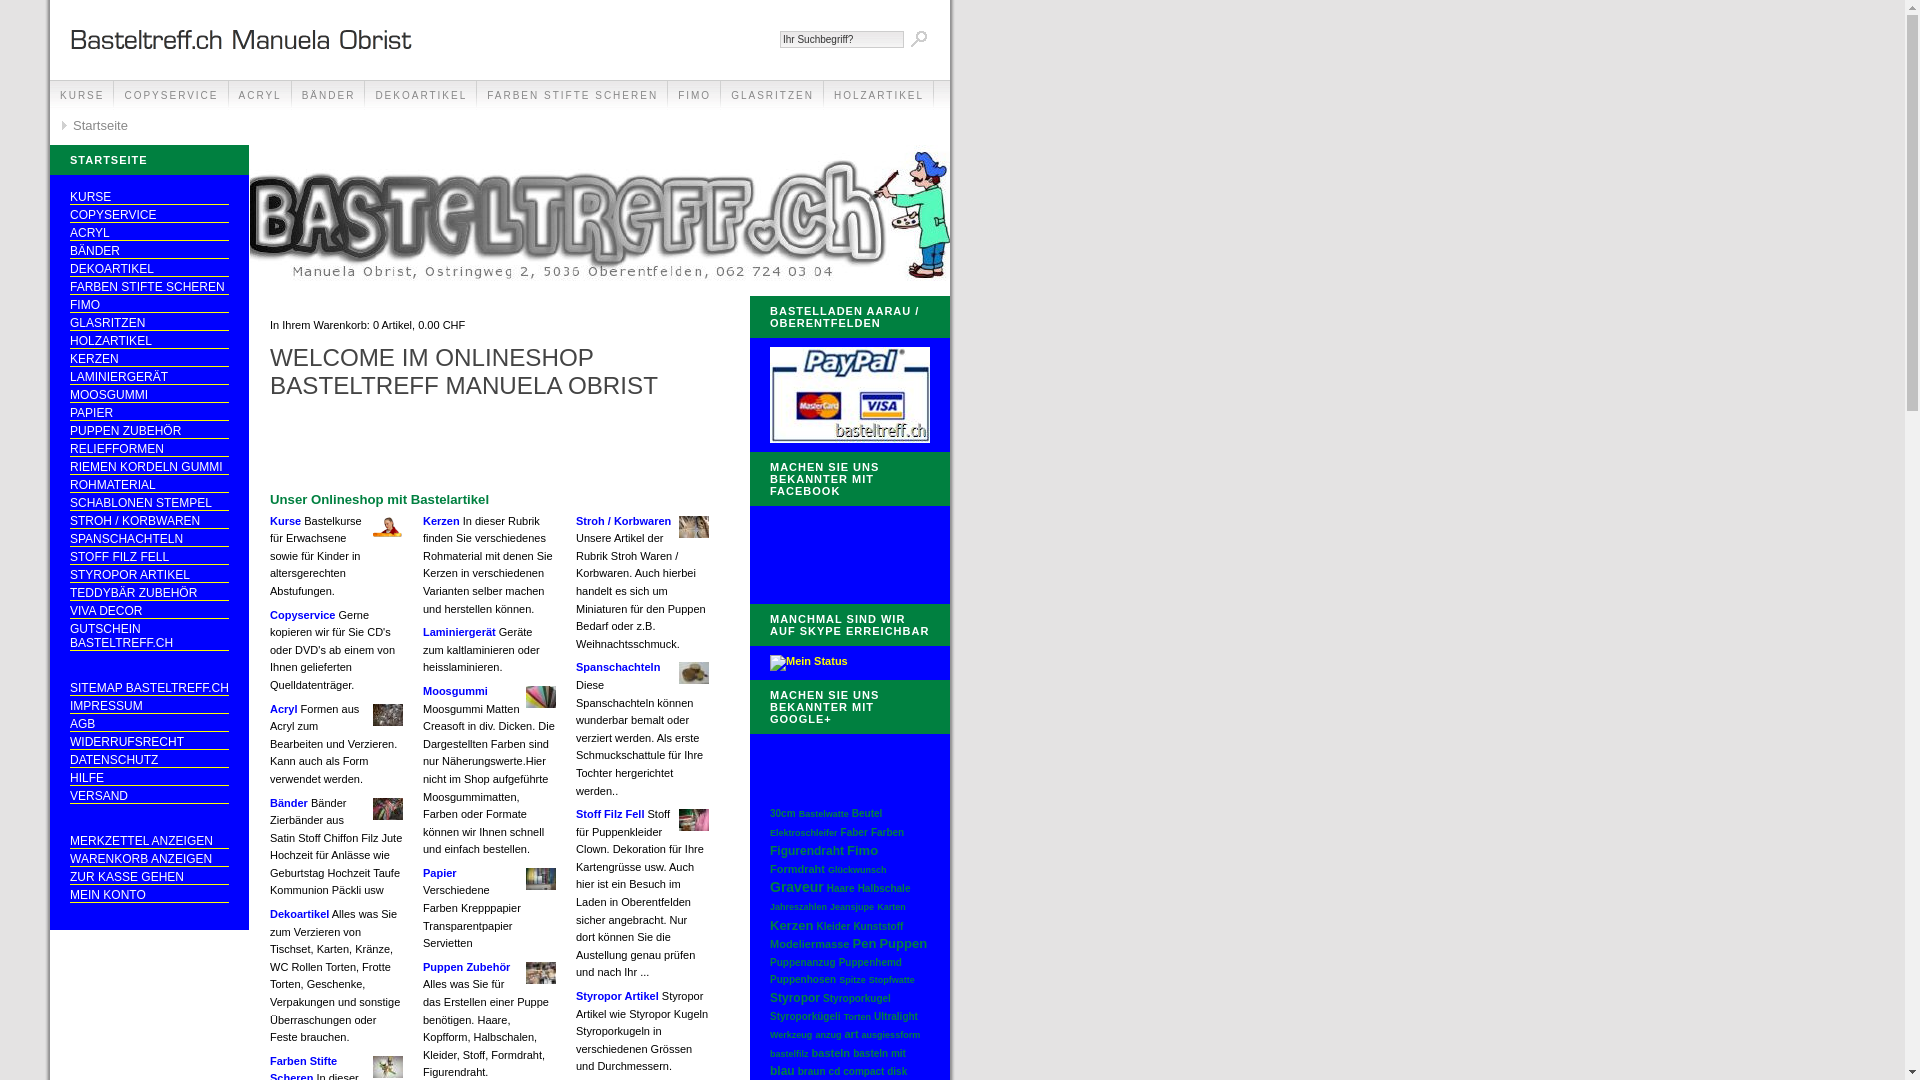 This screenshot has height=1080, width=1920. I want to click on 'Acryl', so click(282, 708).